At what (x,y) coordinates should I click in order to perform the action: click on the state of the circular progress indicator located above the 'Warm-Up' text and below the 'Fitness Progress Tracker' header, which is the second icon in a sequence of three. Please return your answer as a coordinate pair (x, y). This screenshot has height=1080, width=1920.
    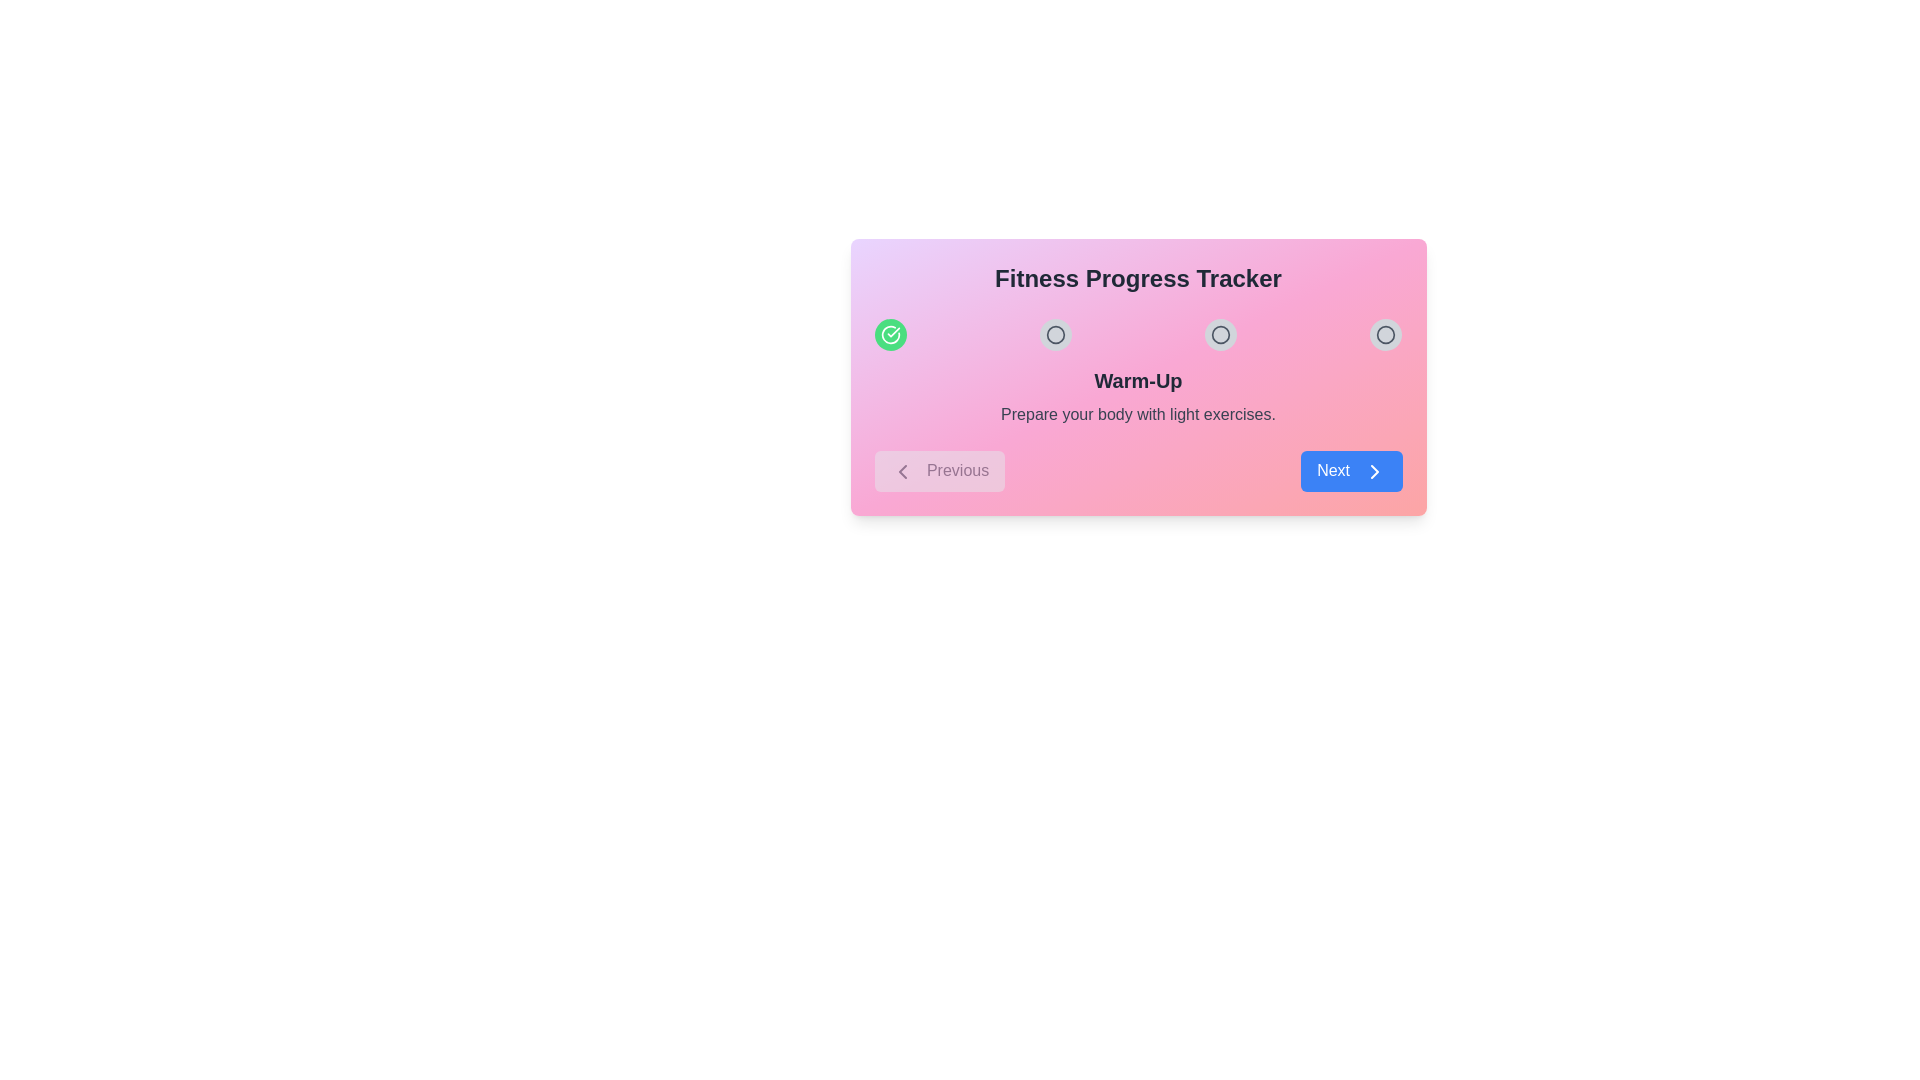
    Looking at the image, I should click on (1054, 334).